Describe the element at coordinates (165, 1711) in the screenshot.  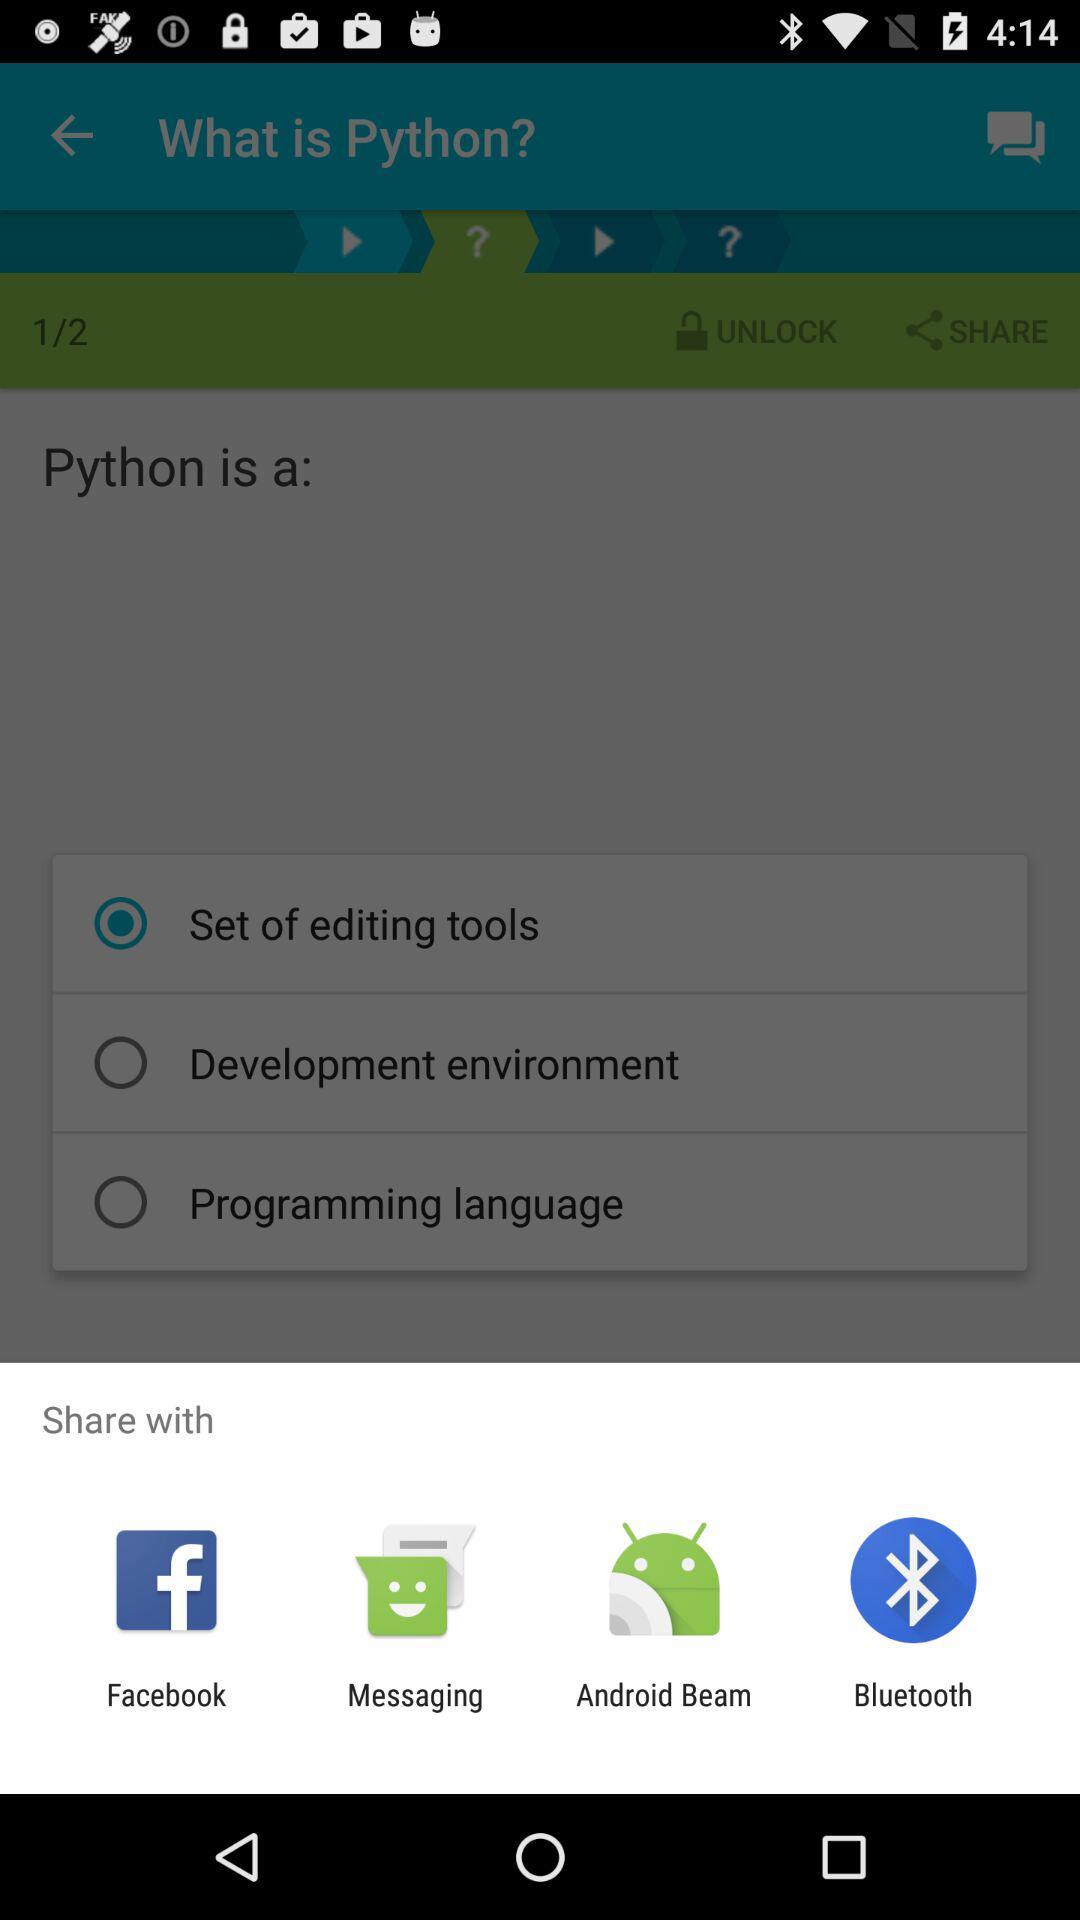
I see `the facebook` at that location.